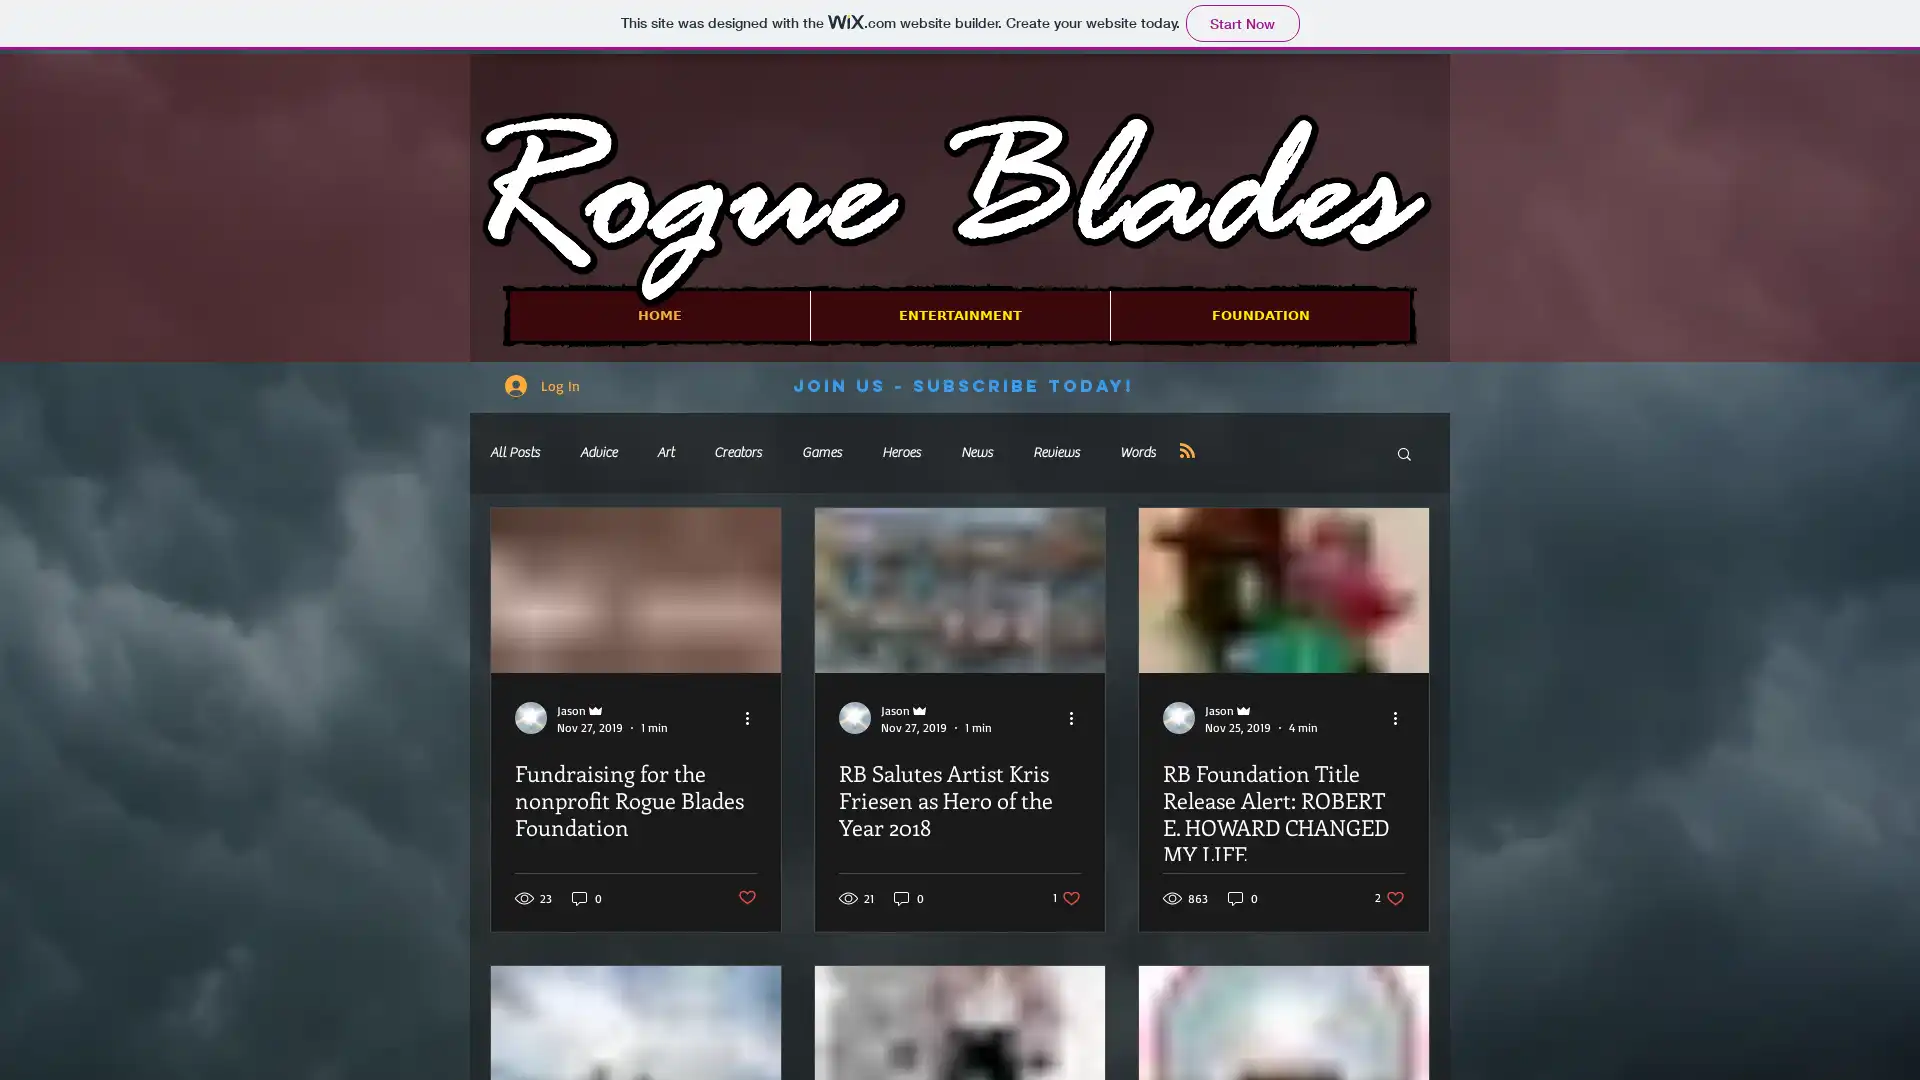 The image size is (1920, 1080). I want to click on All Posts, so click(514, 452).